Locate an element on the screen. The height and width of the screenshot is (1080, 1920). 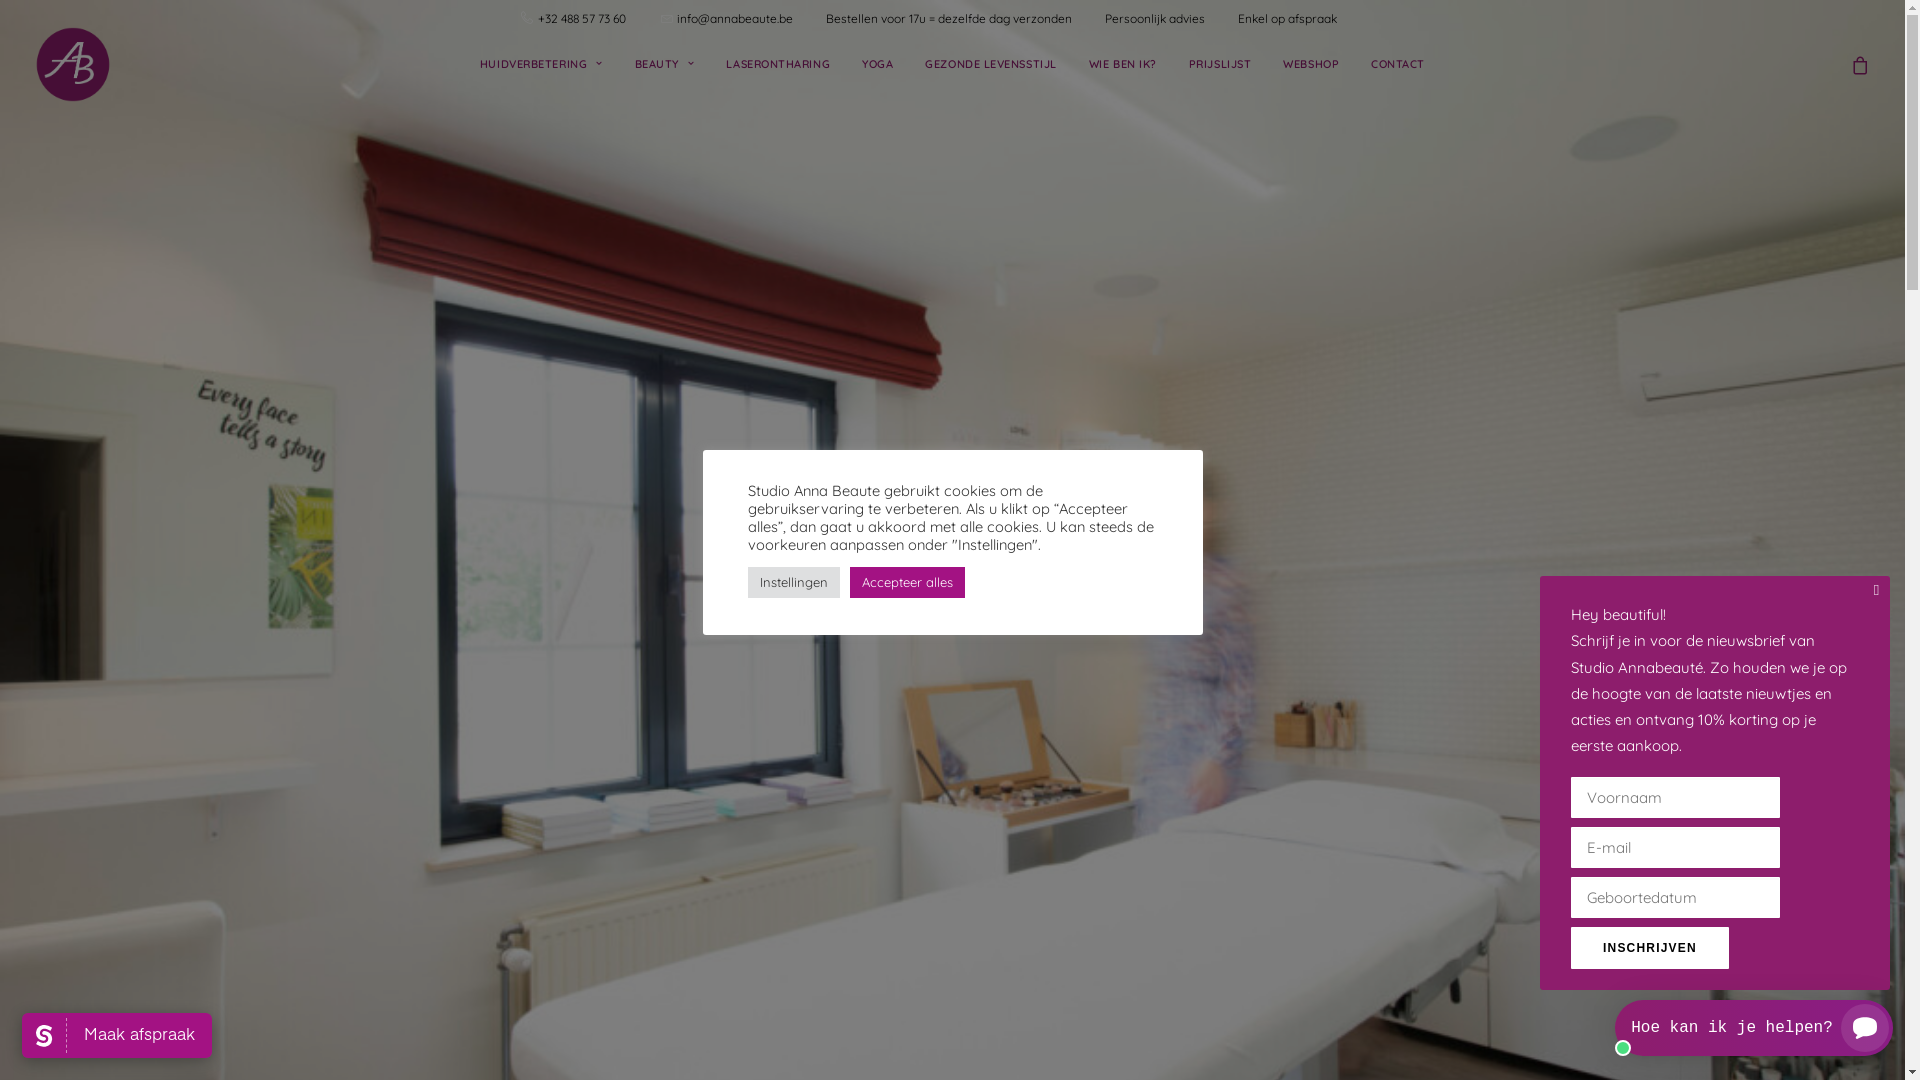
'PRIJSLIJST' is located at coordinates (1219, 63).